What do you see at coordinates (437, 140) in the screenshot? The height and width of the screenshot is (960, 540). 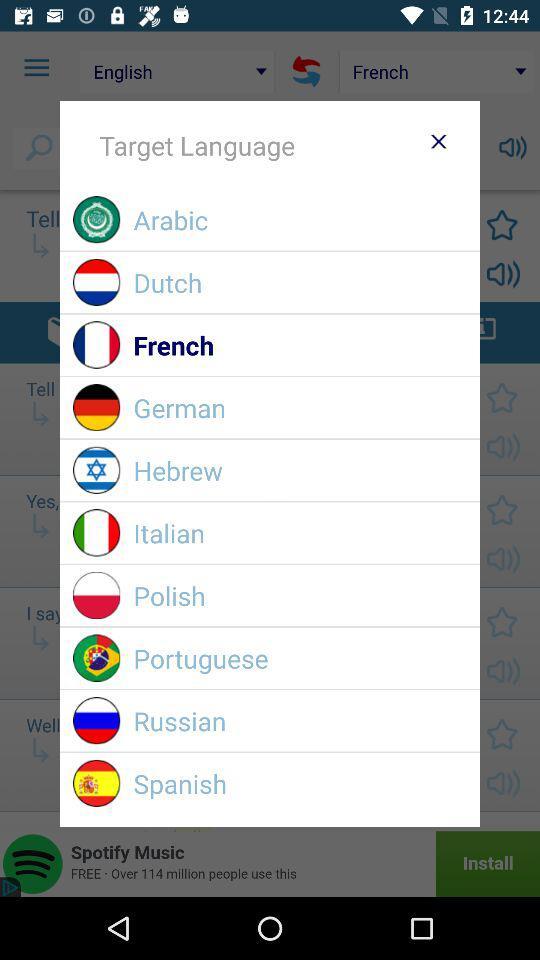 I see `the icon to the right of target language item` at bounding box center [437, 140].